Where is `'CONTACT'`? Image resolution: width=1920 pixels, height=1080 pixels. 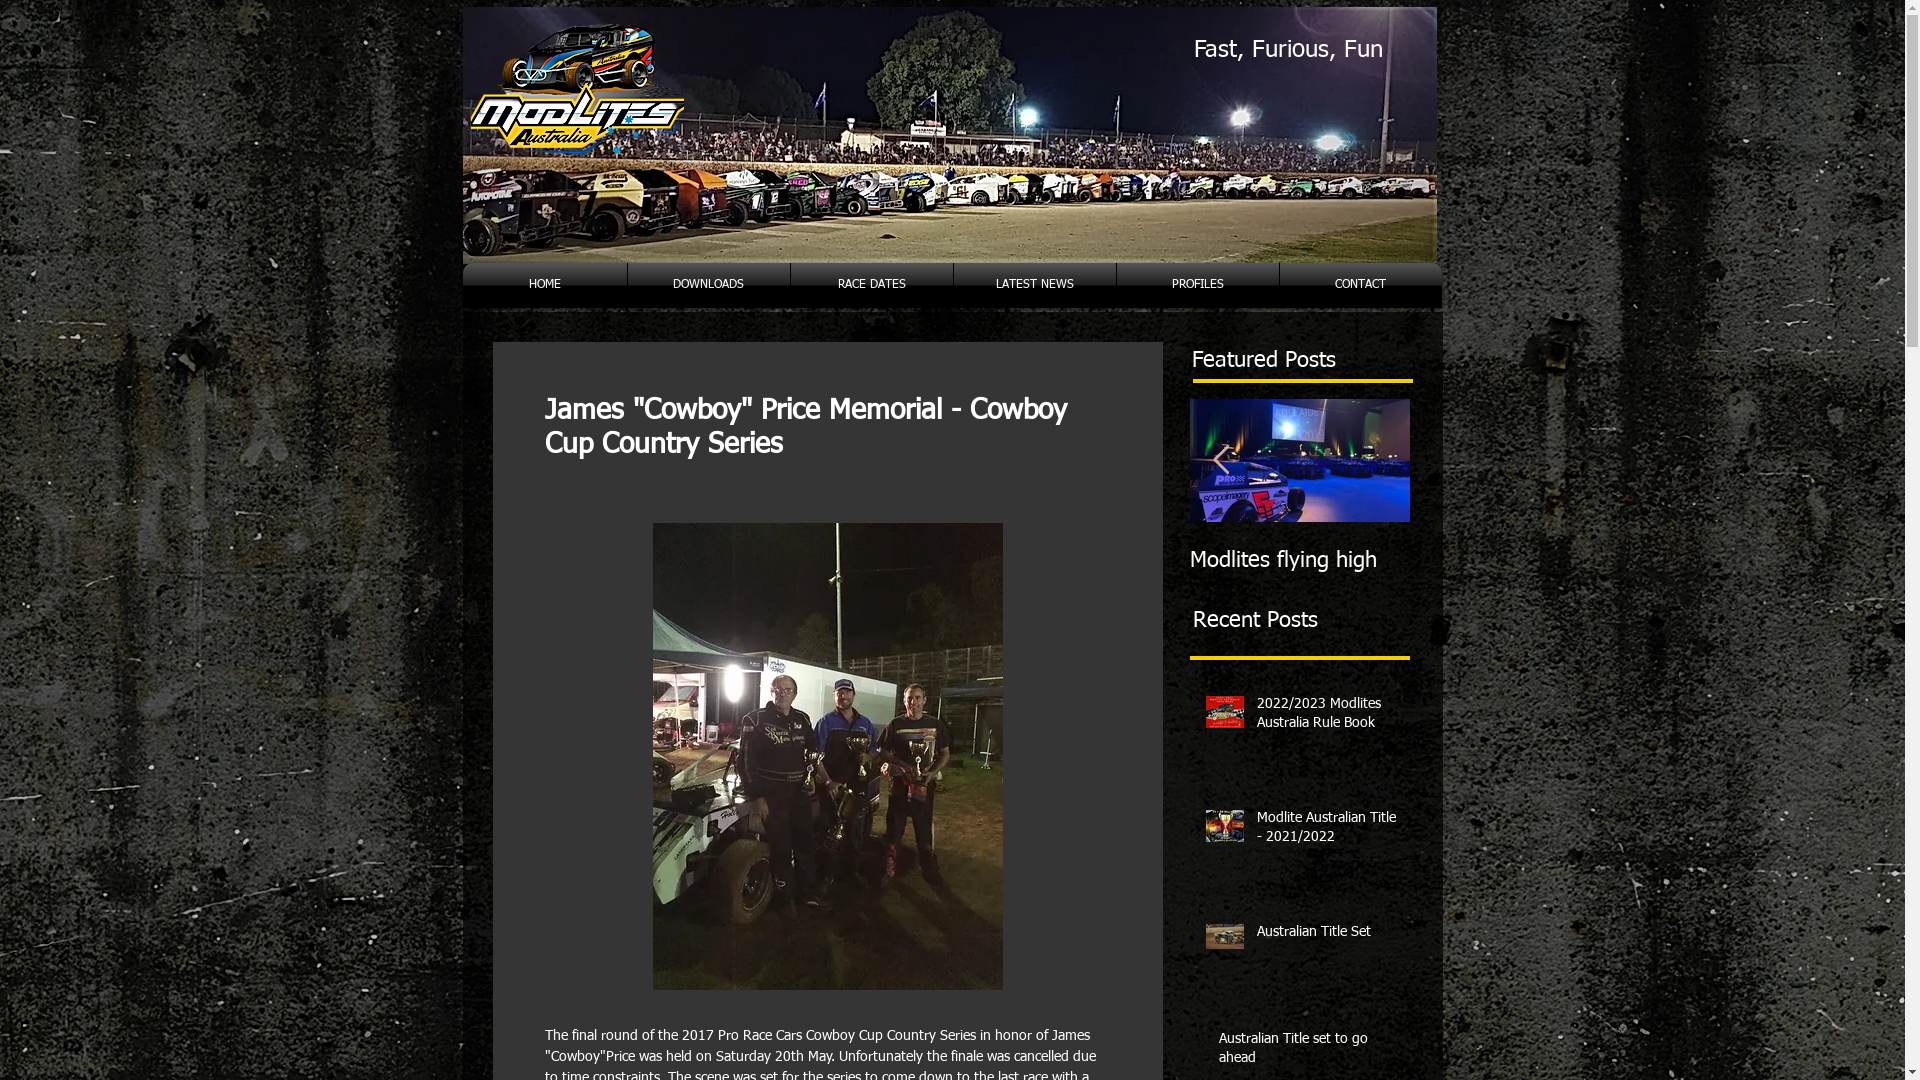
'CONTACT' is located at coordinates (1360, 285).